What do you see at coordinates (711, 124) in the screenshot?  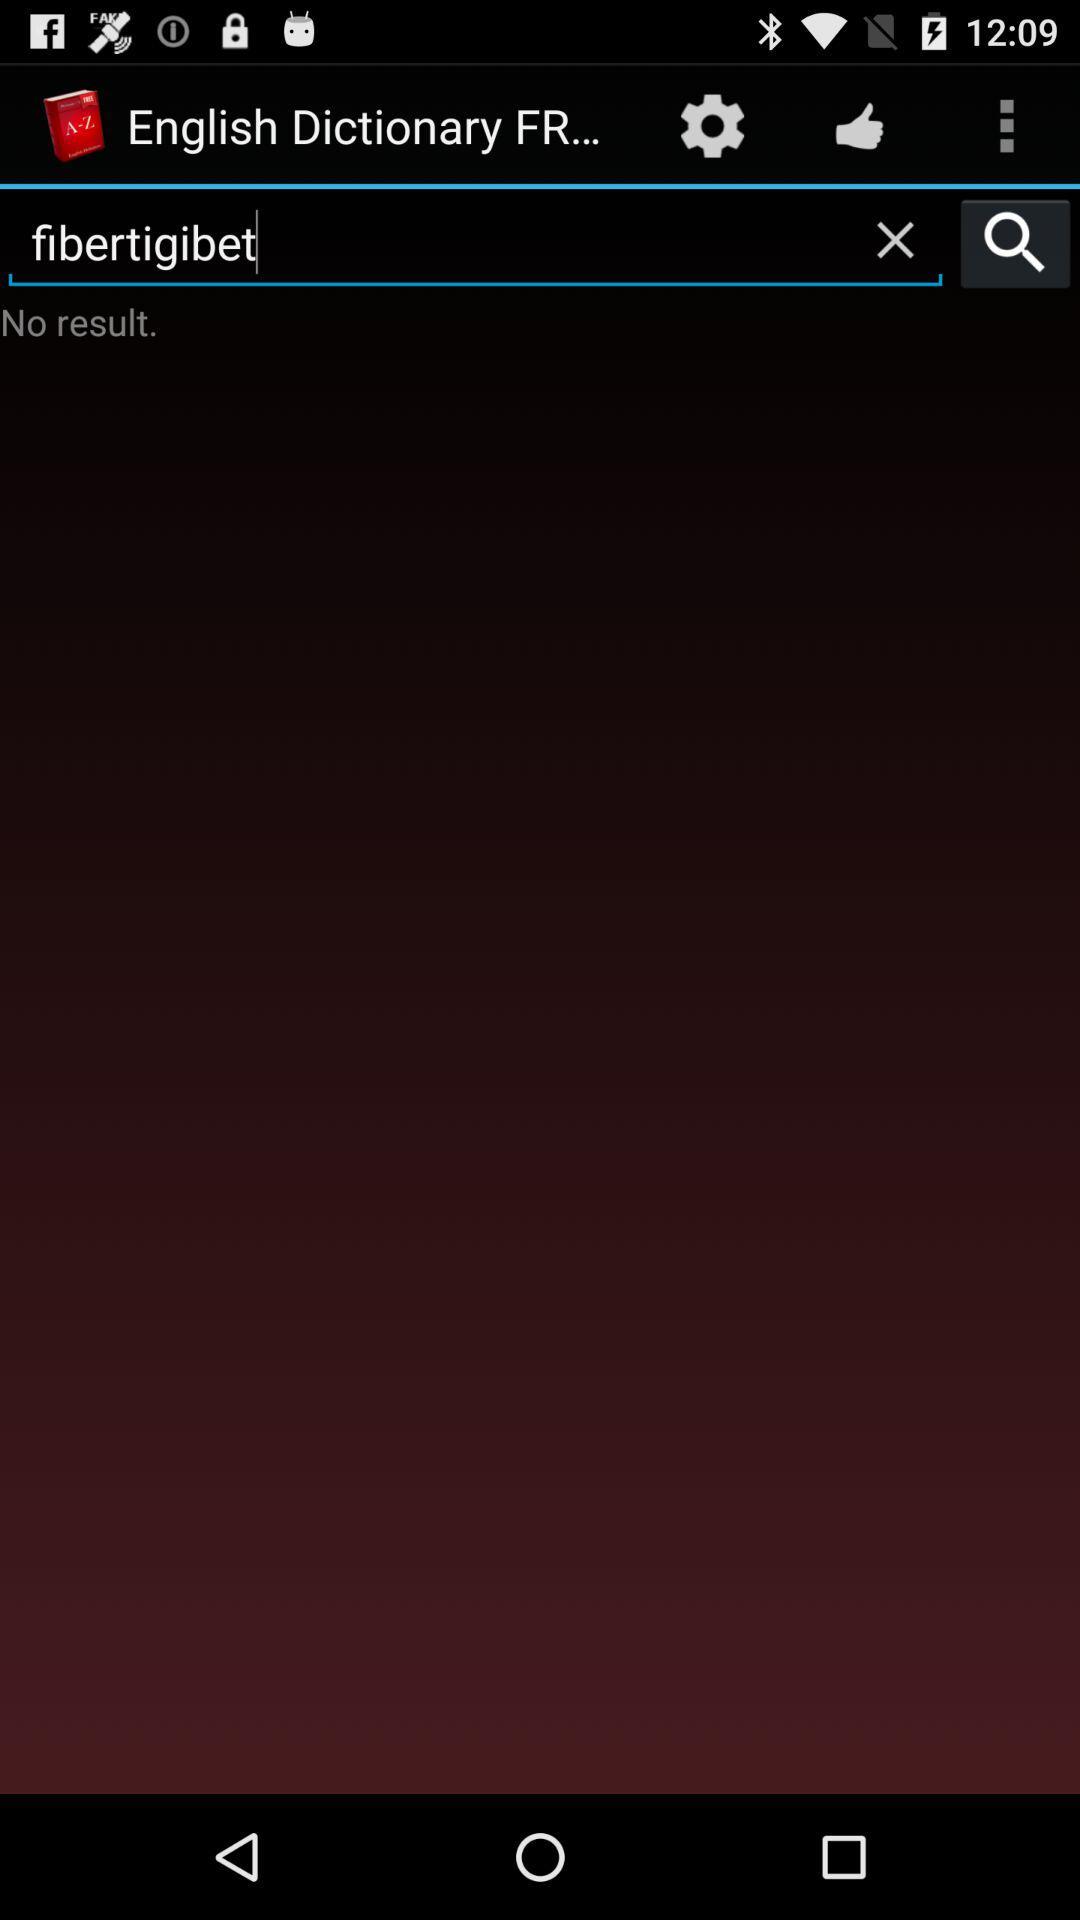 I see `icon above fibertigibet icon` at bounding box center [711, 124].